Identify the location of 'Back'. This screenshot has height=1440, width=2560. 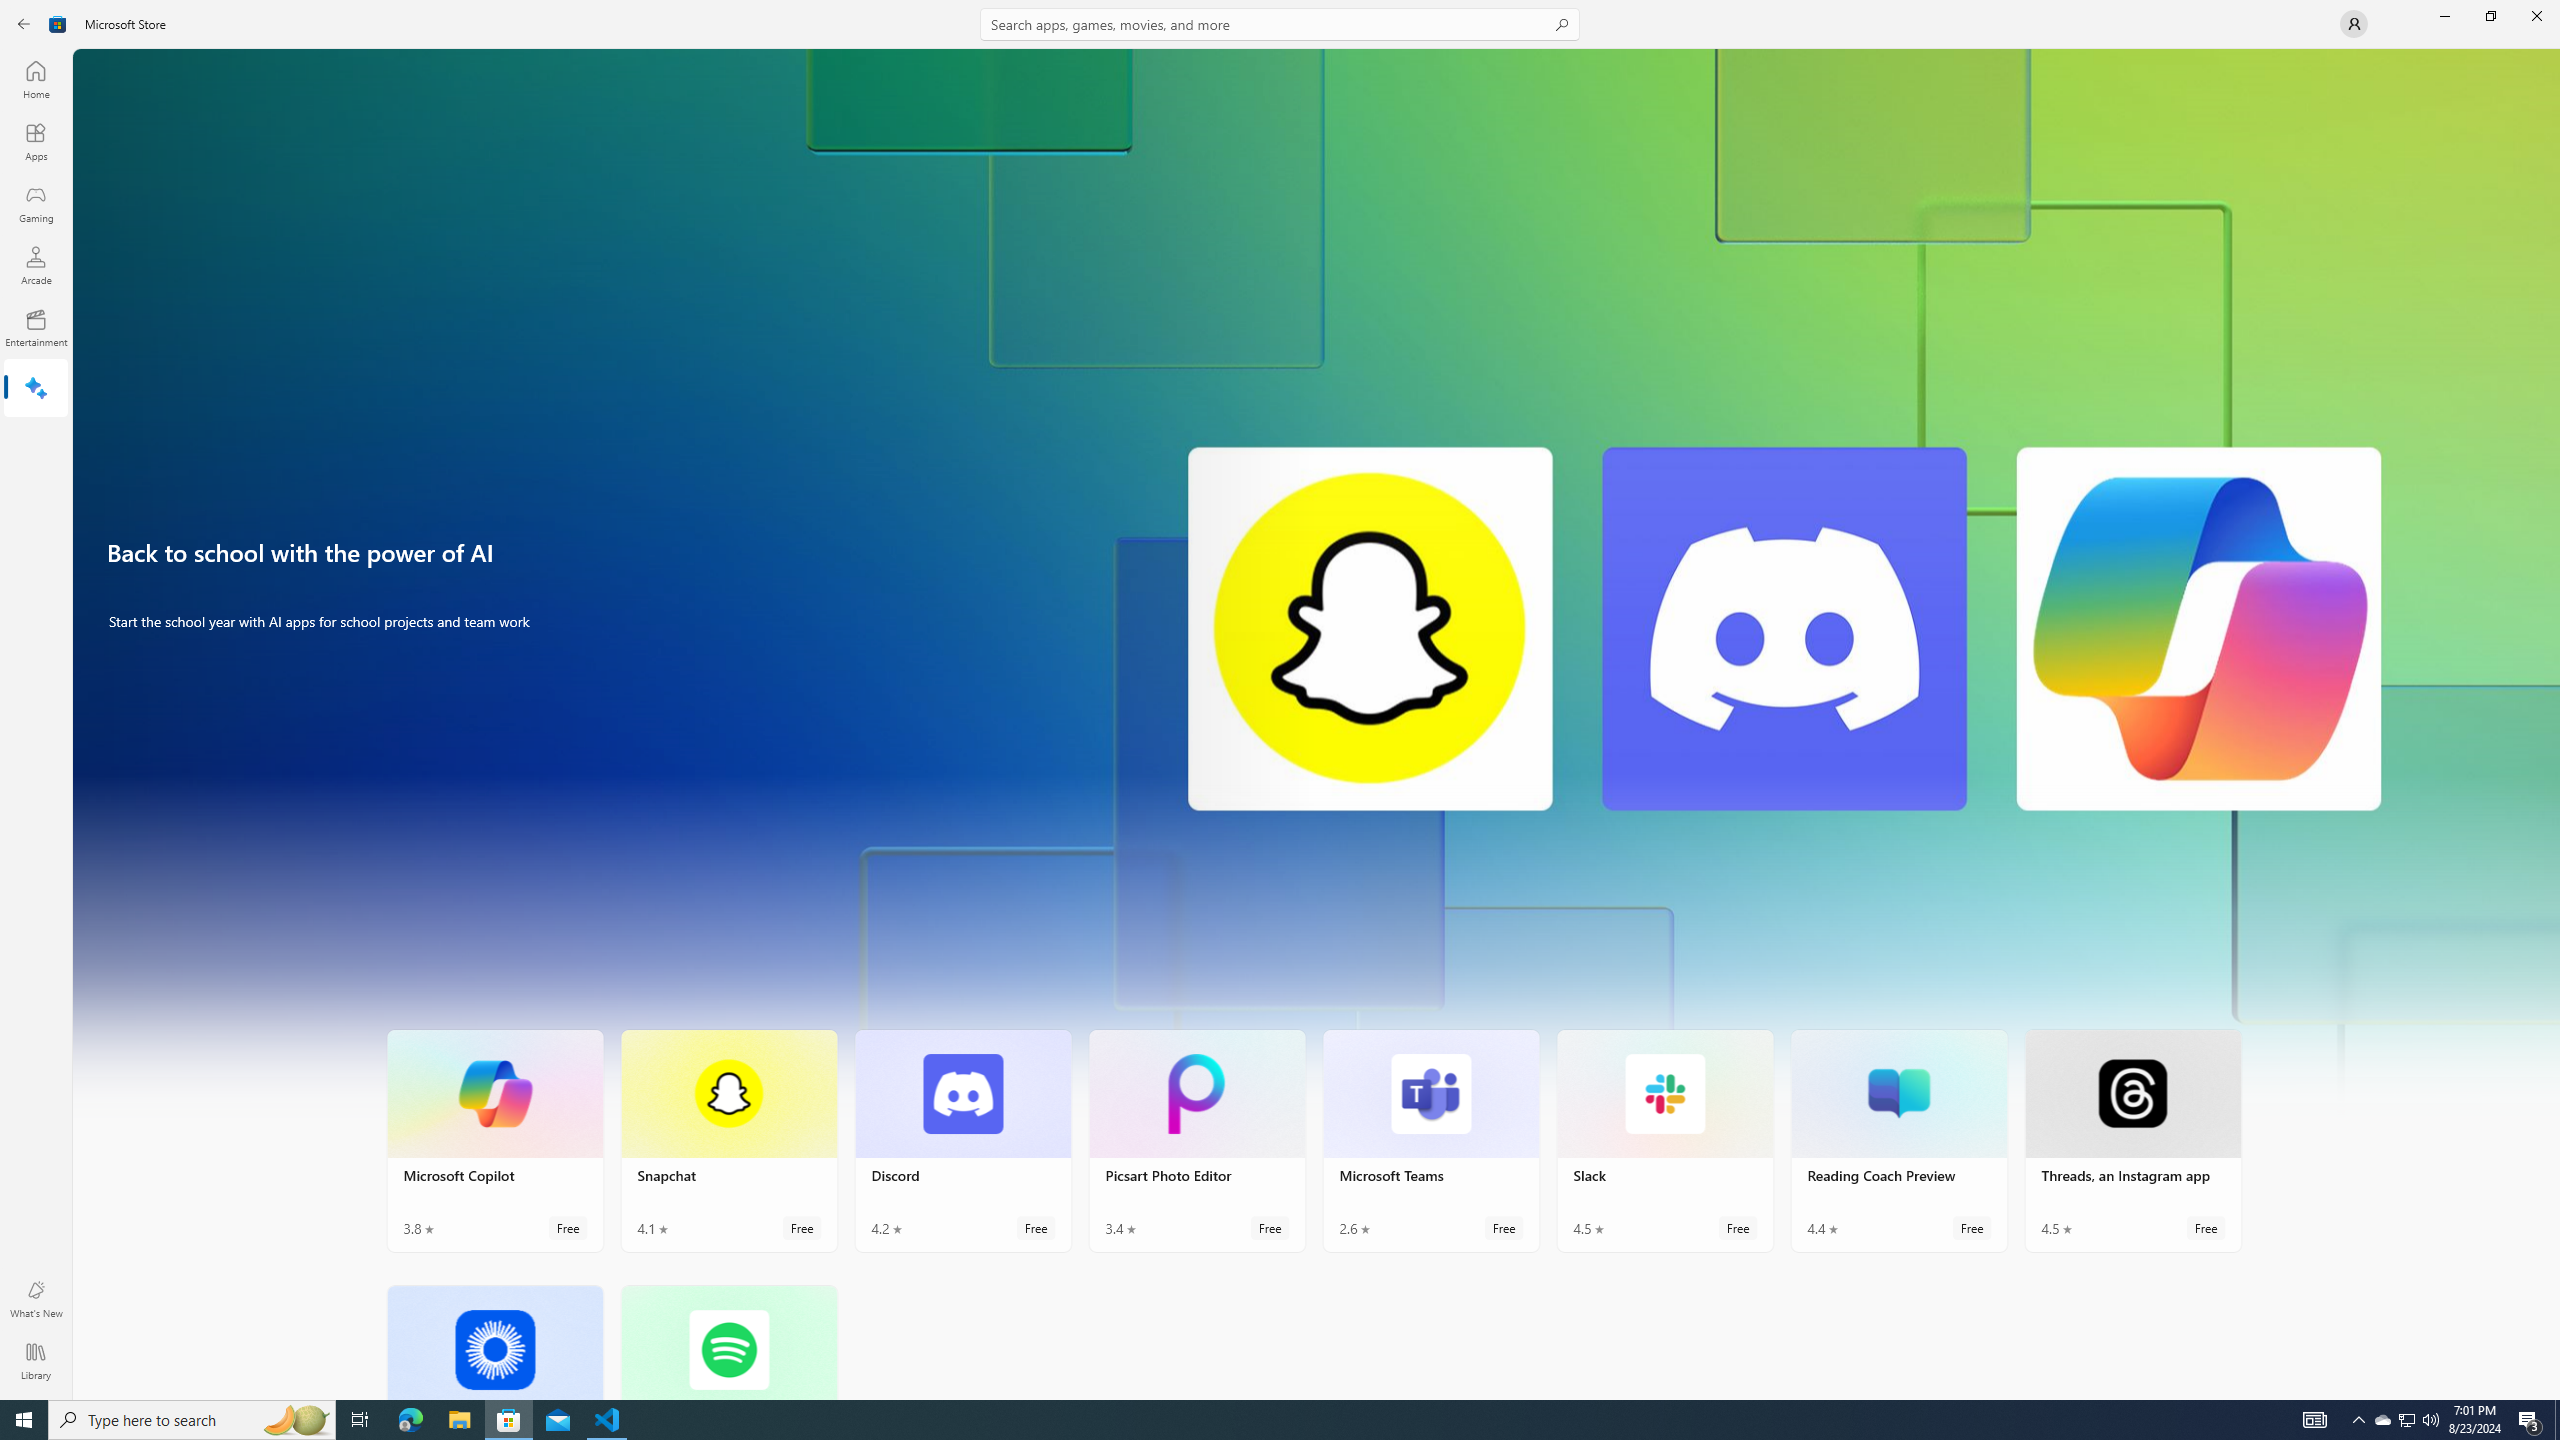
(24, 22).